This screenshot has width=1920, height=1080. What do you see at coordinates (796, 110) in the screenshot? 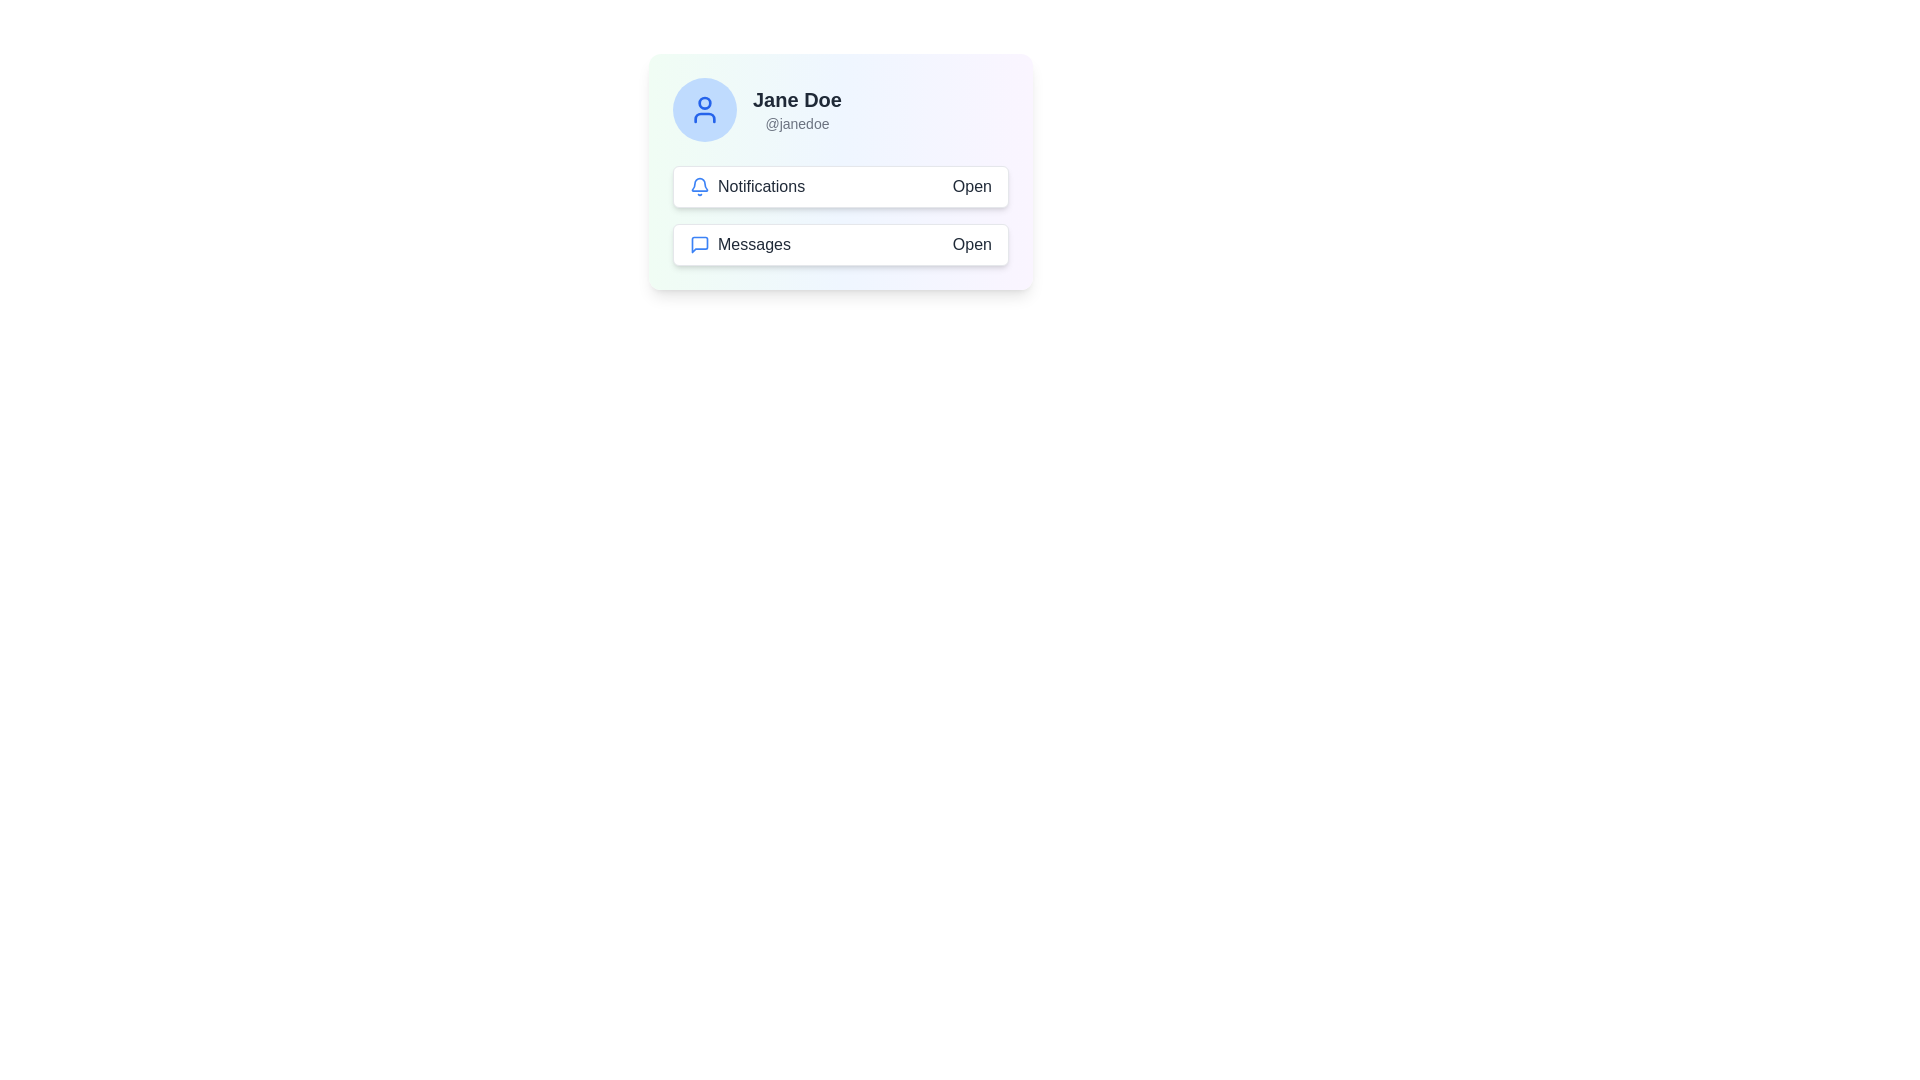
I see `the profile information element displaying the name 'Jane Doe' and the username '@janedoe', located in the top-right section of a white card layout` at bounding box center [796, 110].